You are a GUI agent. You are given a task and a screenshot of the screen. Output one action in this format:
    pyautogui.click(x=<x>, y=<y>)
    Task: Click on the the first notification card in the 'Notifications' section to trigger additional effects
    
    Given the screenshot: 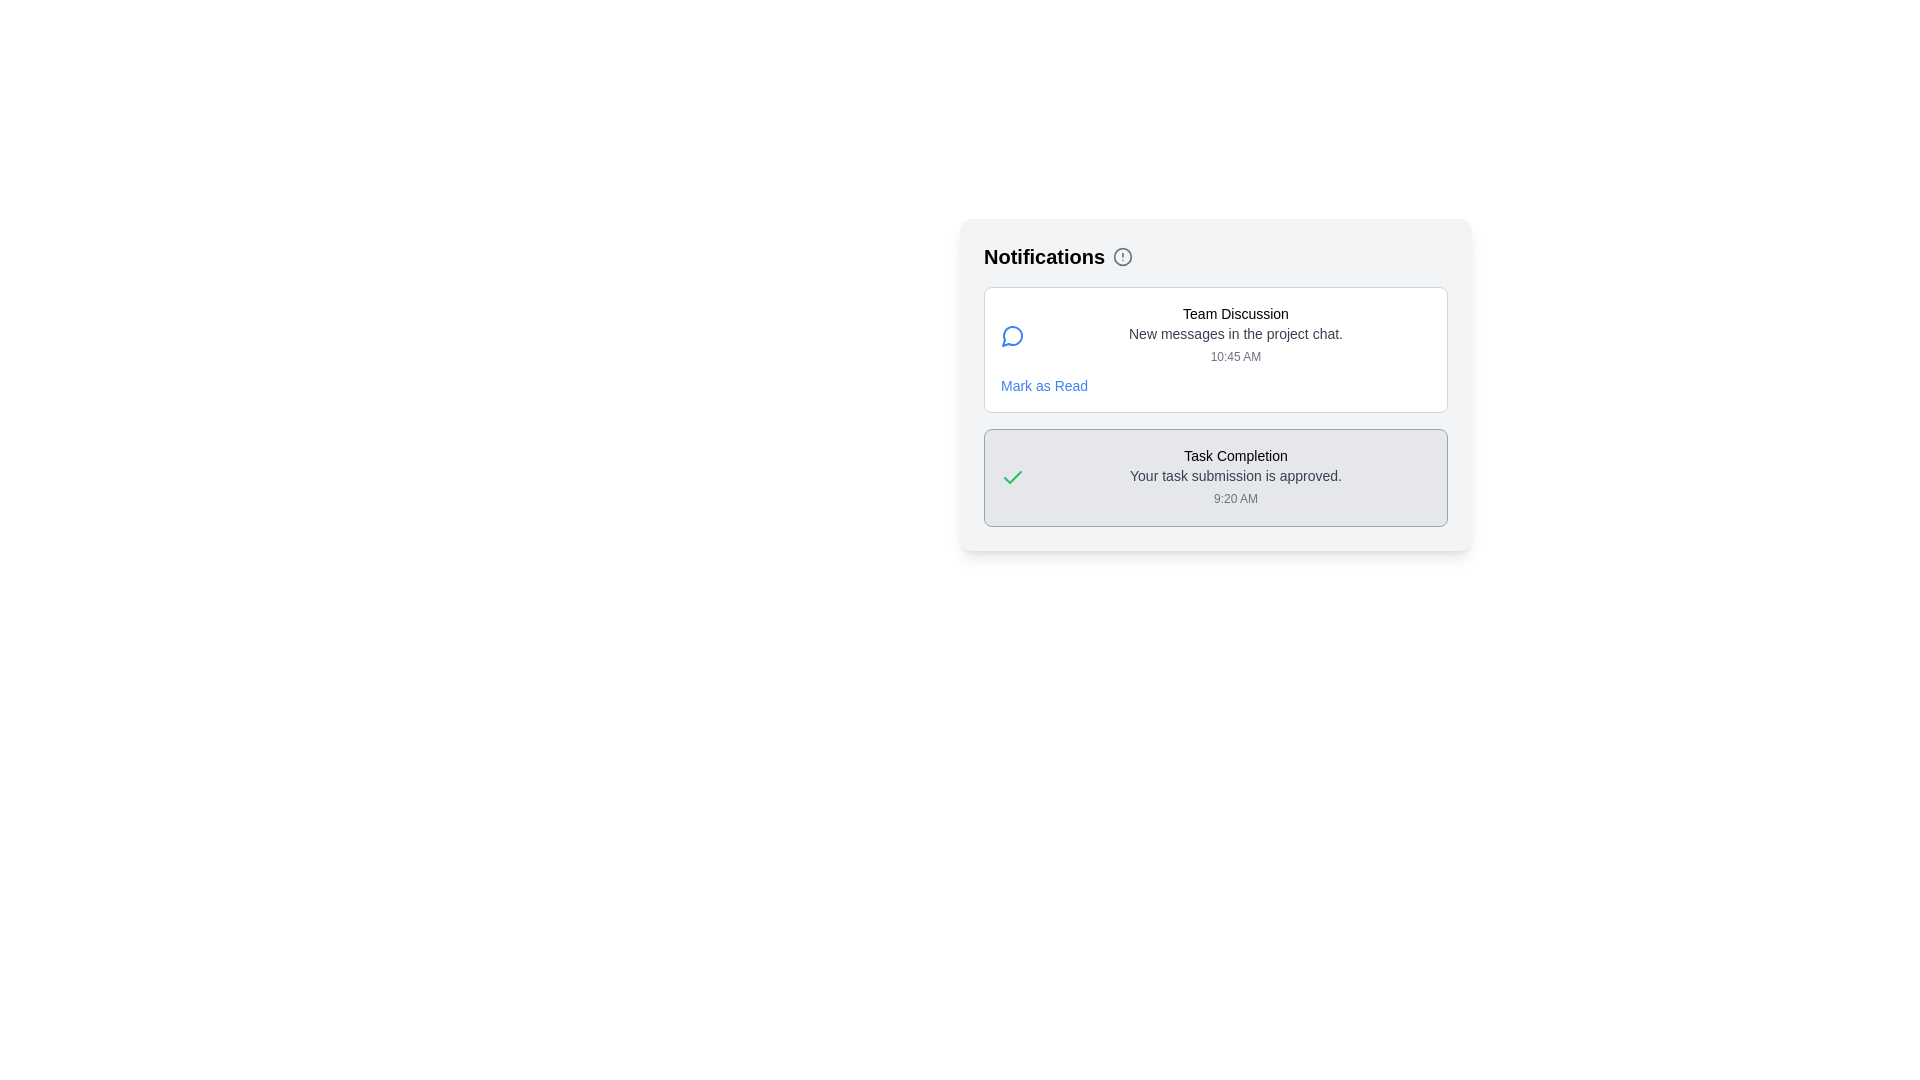 What is the action you would take?
    pyautogui.click(x=1214, y=349)
    